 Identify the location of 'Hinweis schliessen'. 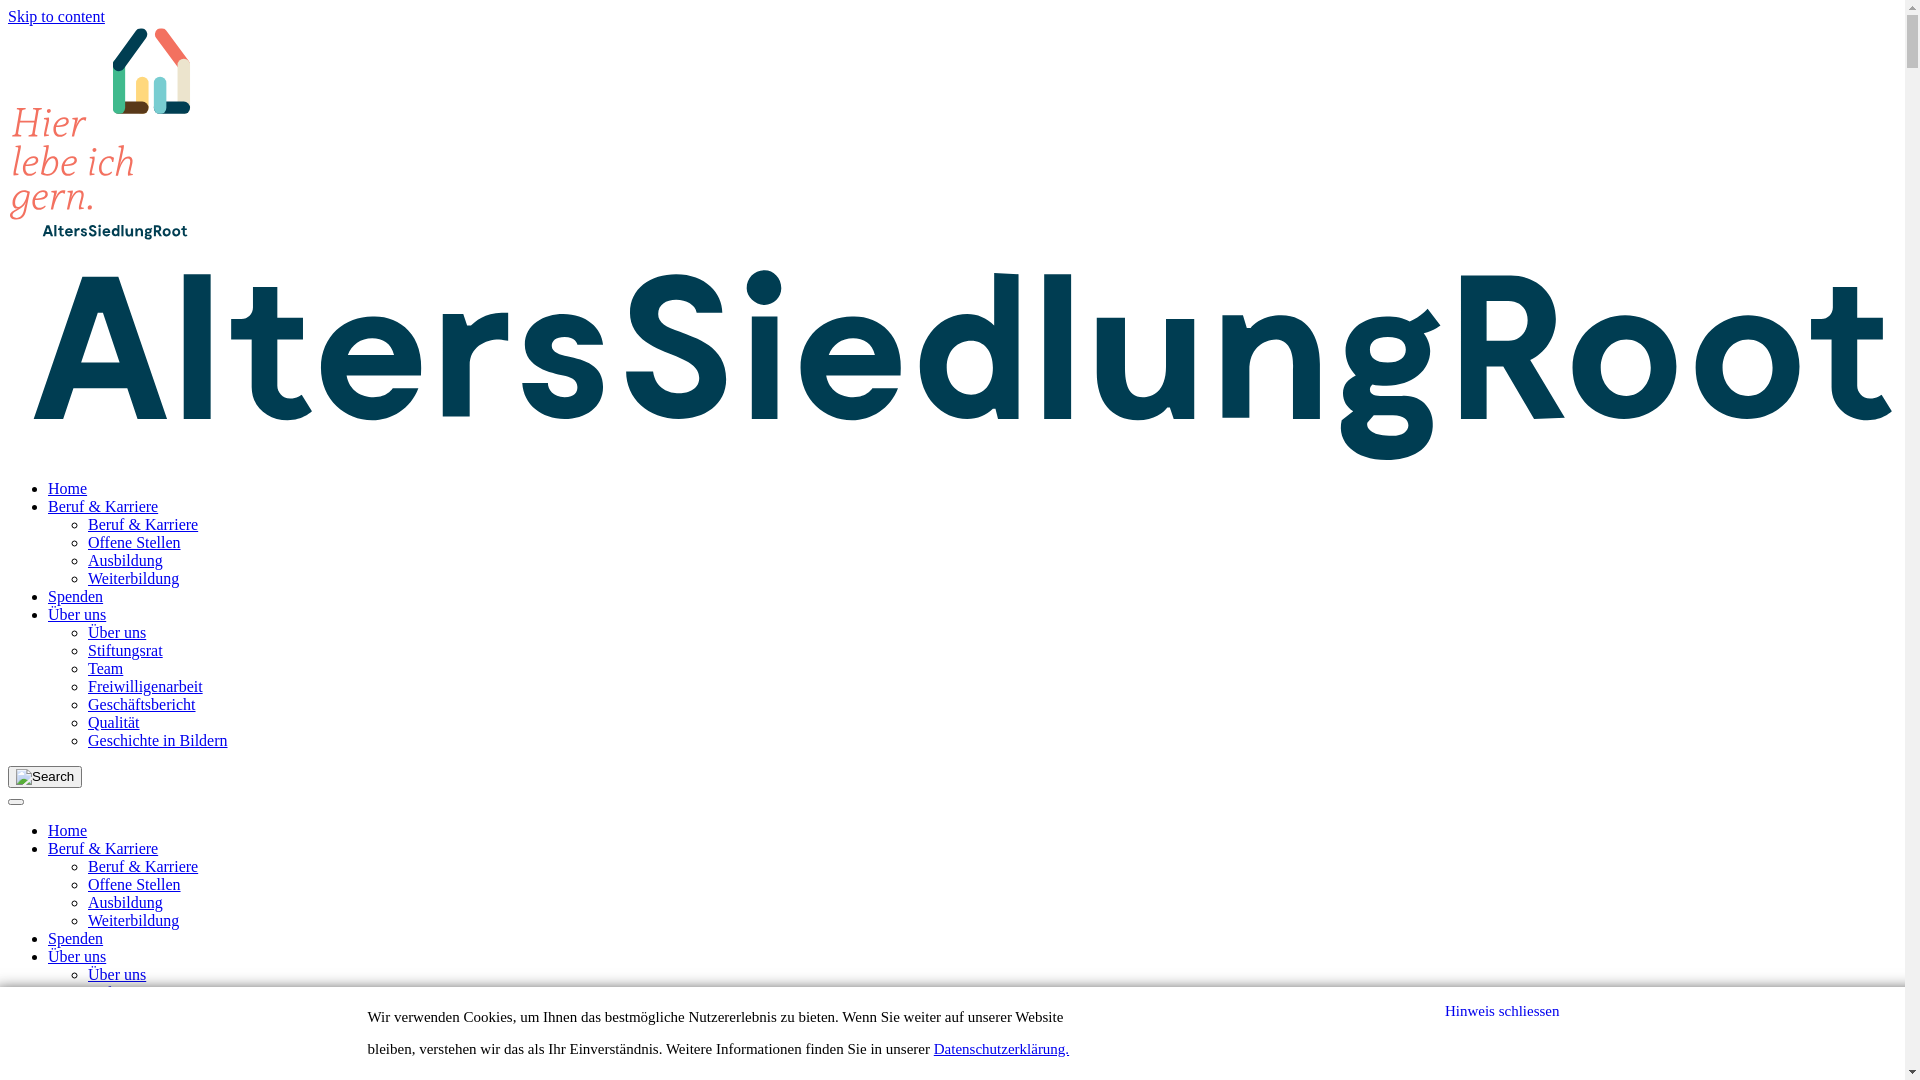
(1502, 1011).